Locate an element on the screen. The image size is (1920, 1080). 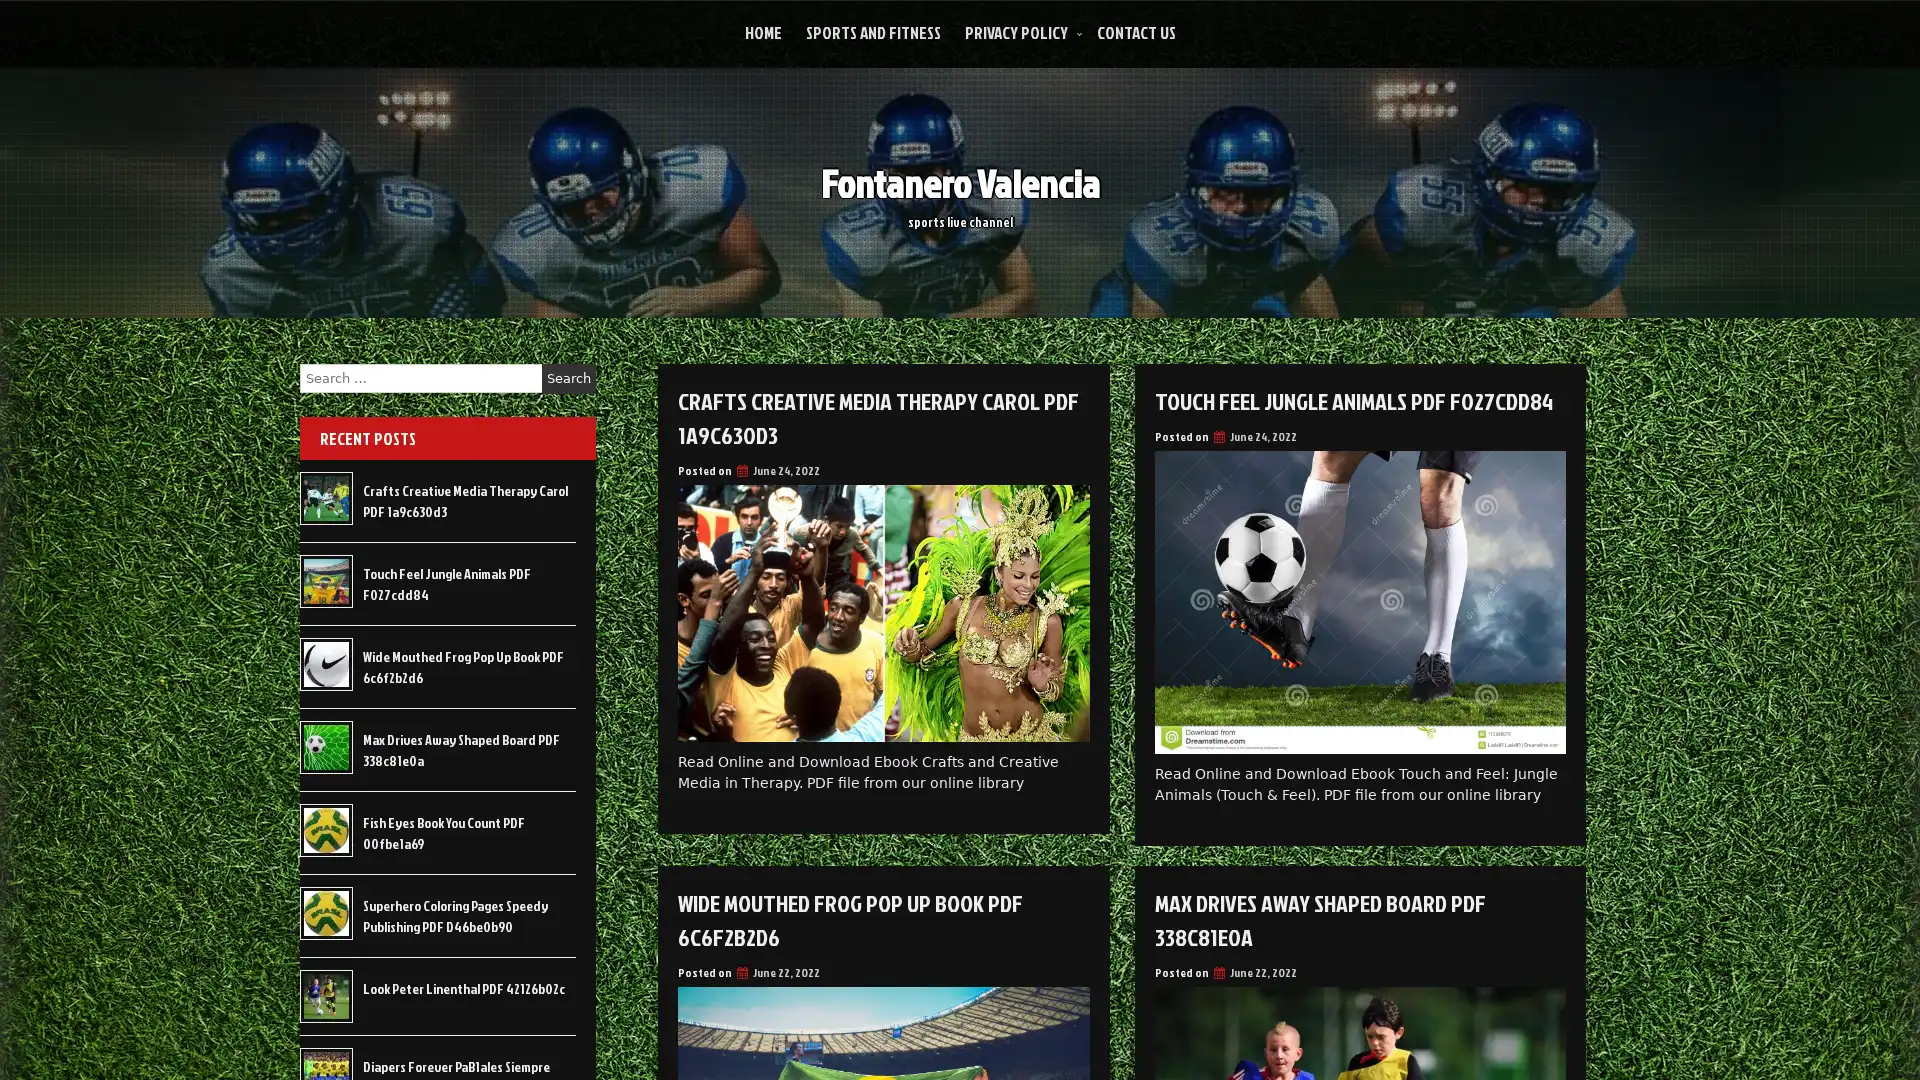
Search is located at coordinates (568, 378).